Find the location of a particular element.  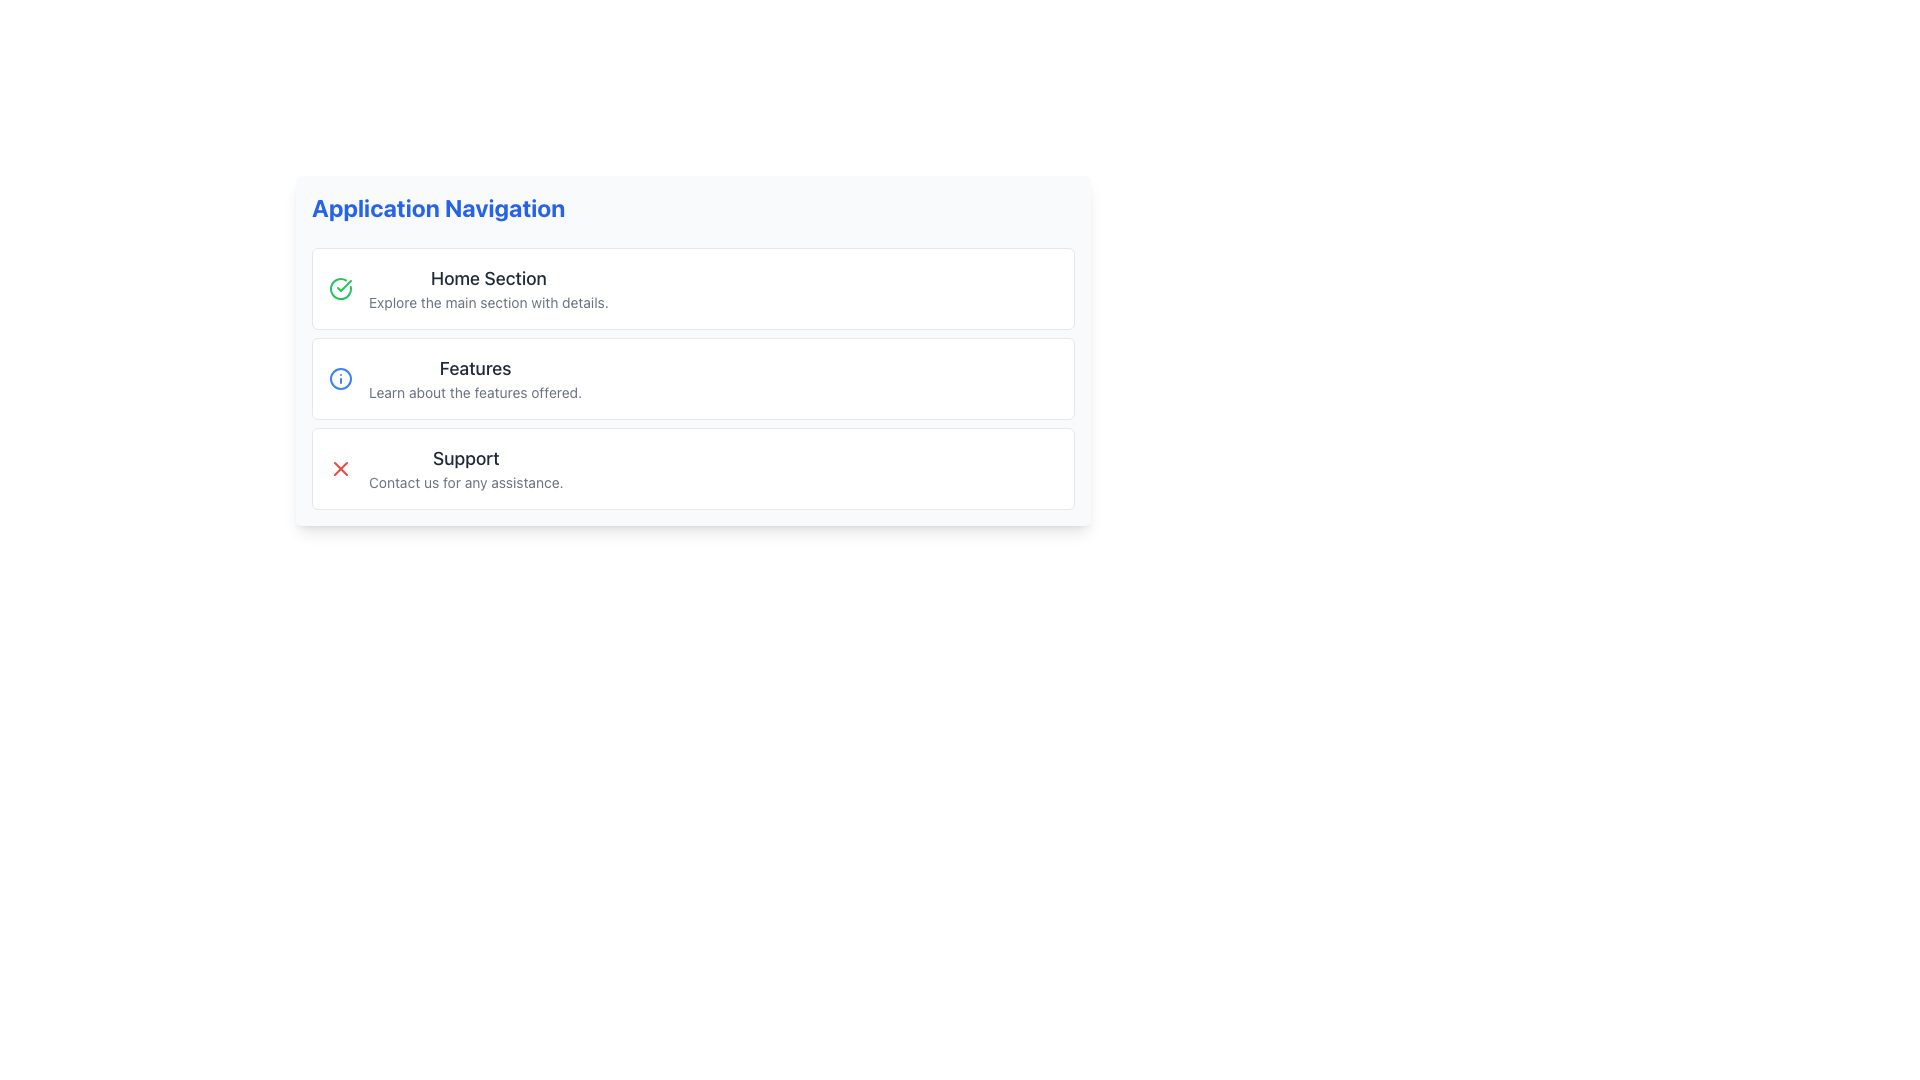

the hyperlink in the top navigation card that redirects to '#section1' to change its color is located at coordinates (488, 278).